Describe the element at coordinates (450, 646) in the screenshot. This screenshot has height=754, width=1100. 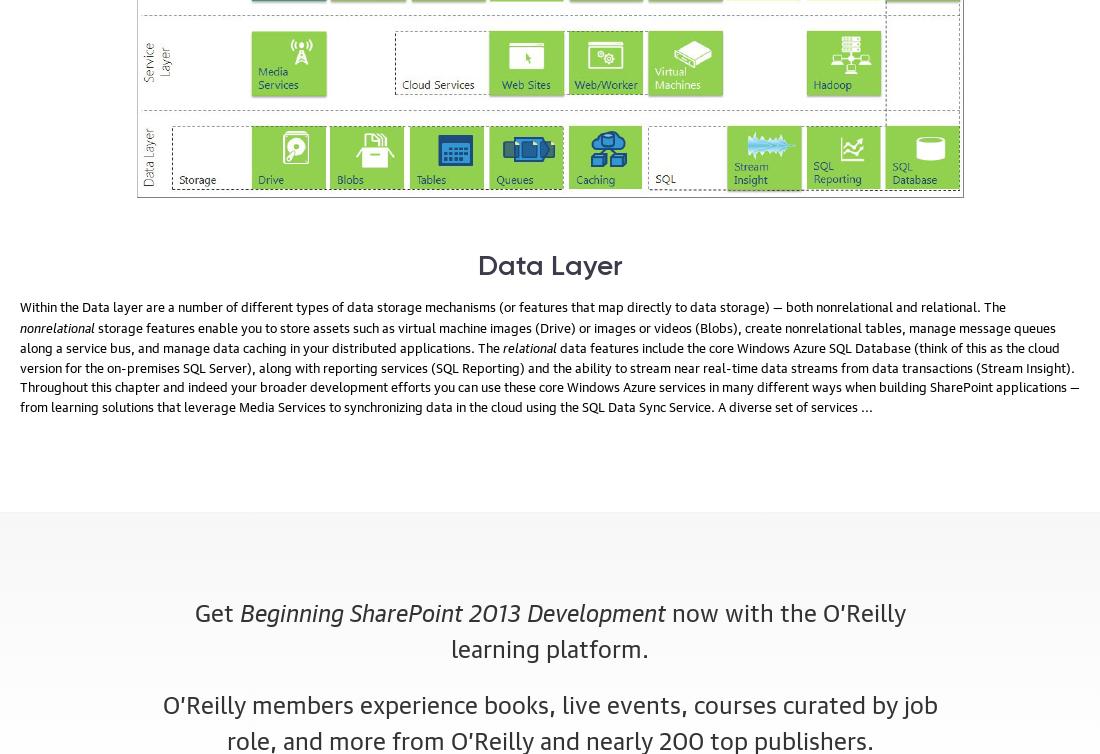
I see `'learning platform.'` at that location.